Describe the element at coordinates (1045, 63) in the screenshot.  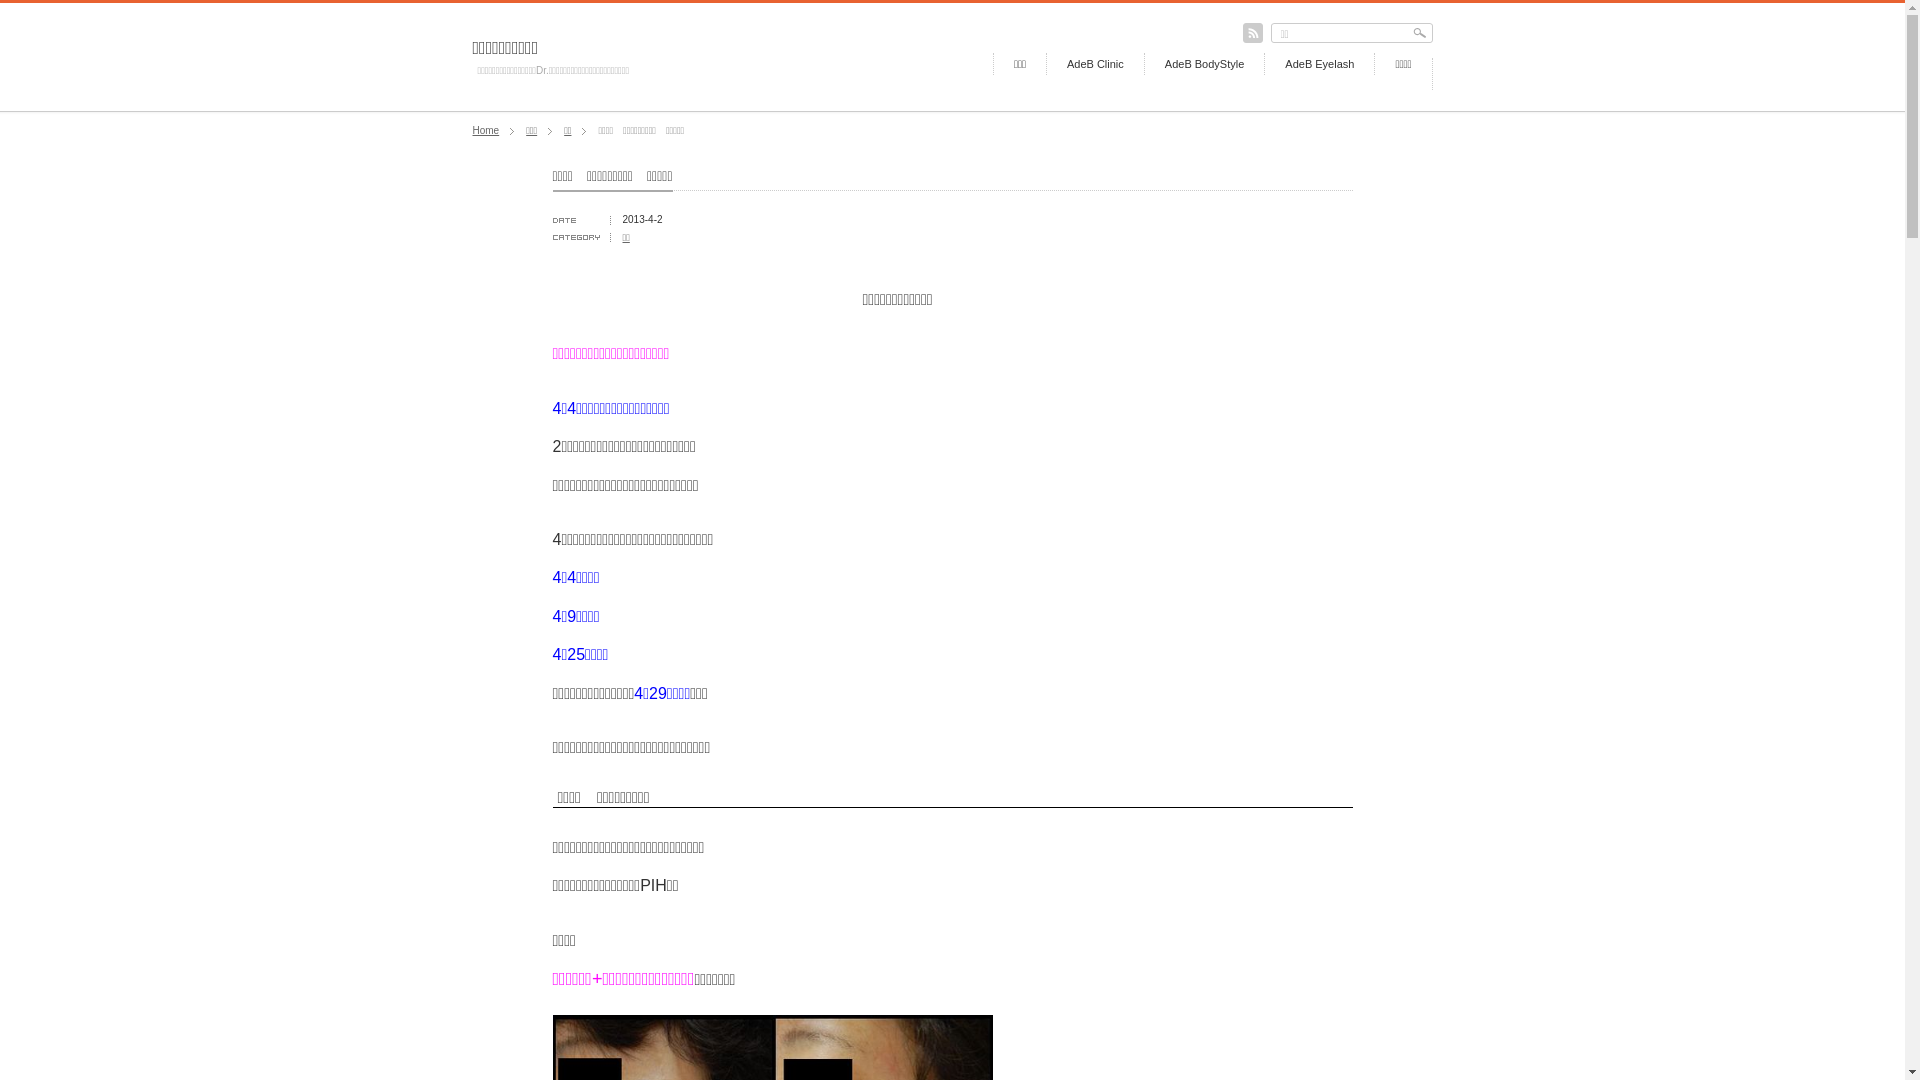
I see `'AdeB Clinic'` at that location.